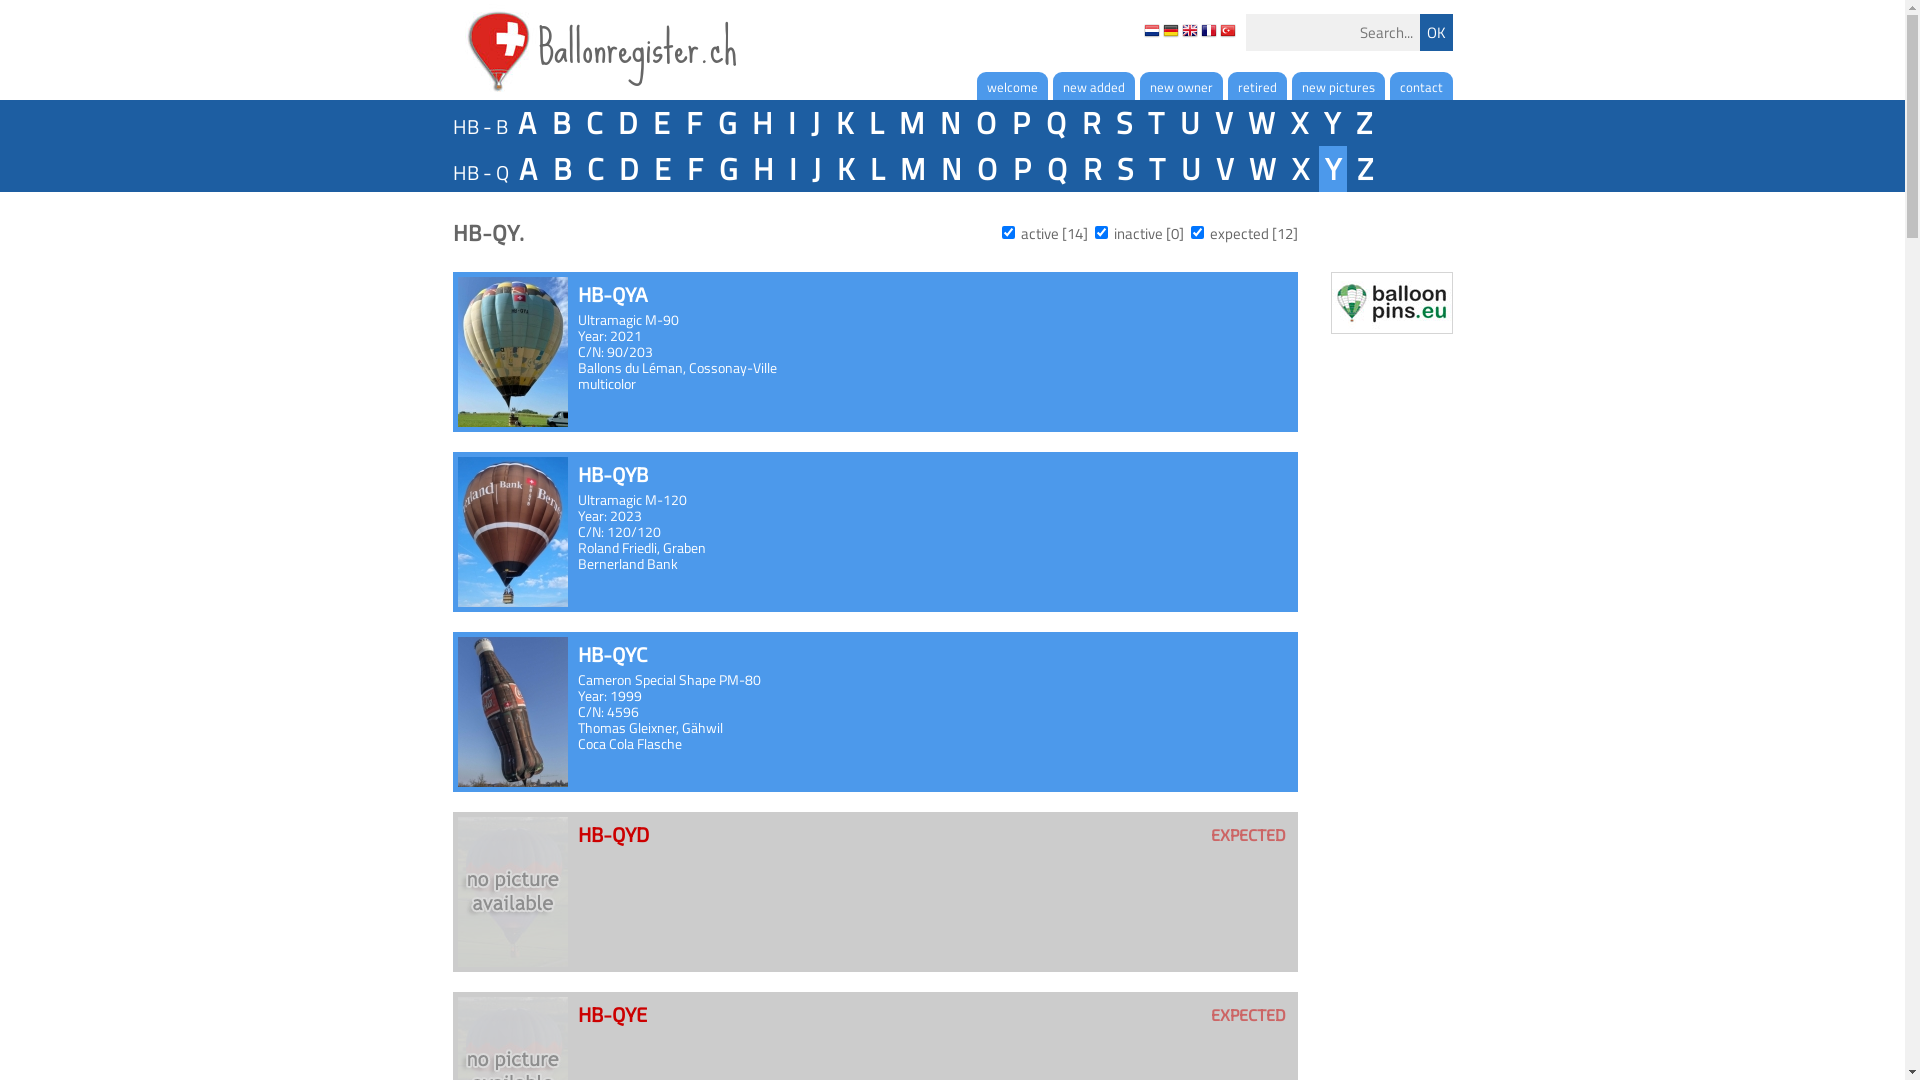 Image resolution: width=1920 pixels, height=1080 pixels. I want to click on 'new pictures', so click(1338, 84).